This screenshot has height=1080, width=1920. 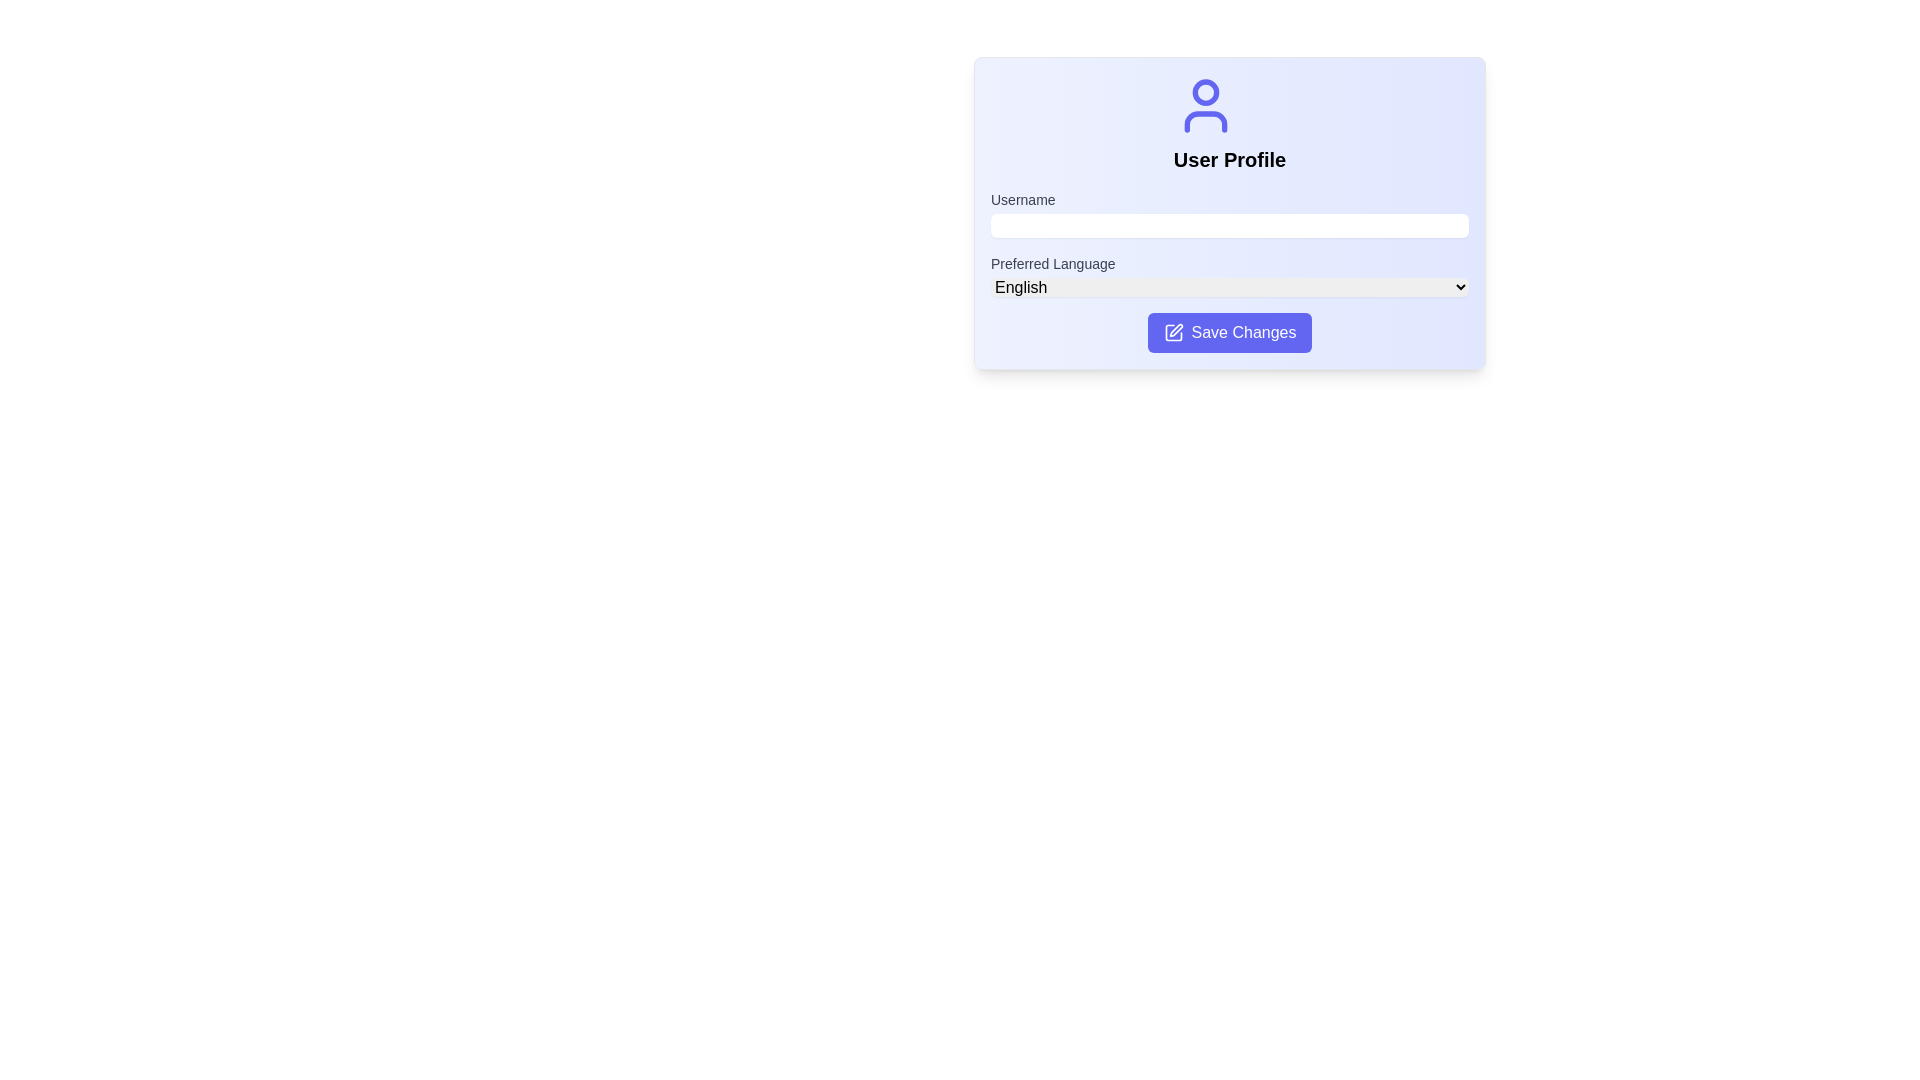 I want to click on the 'Save Changes' button which contains the icon representing the save action, located at the bottom of the profile form, so click(x=1173, y=331).